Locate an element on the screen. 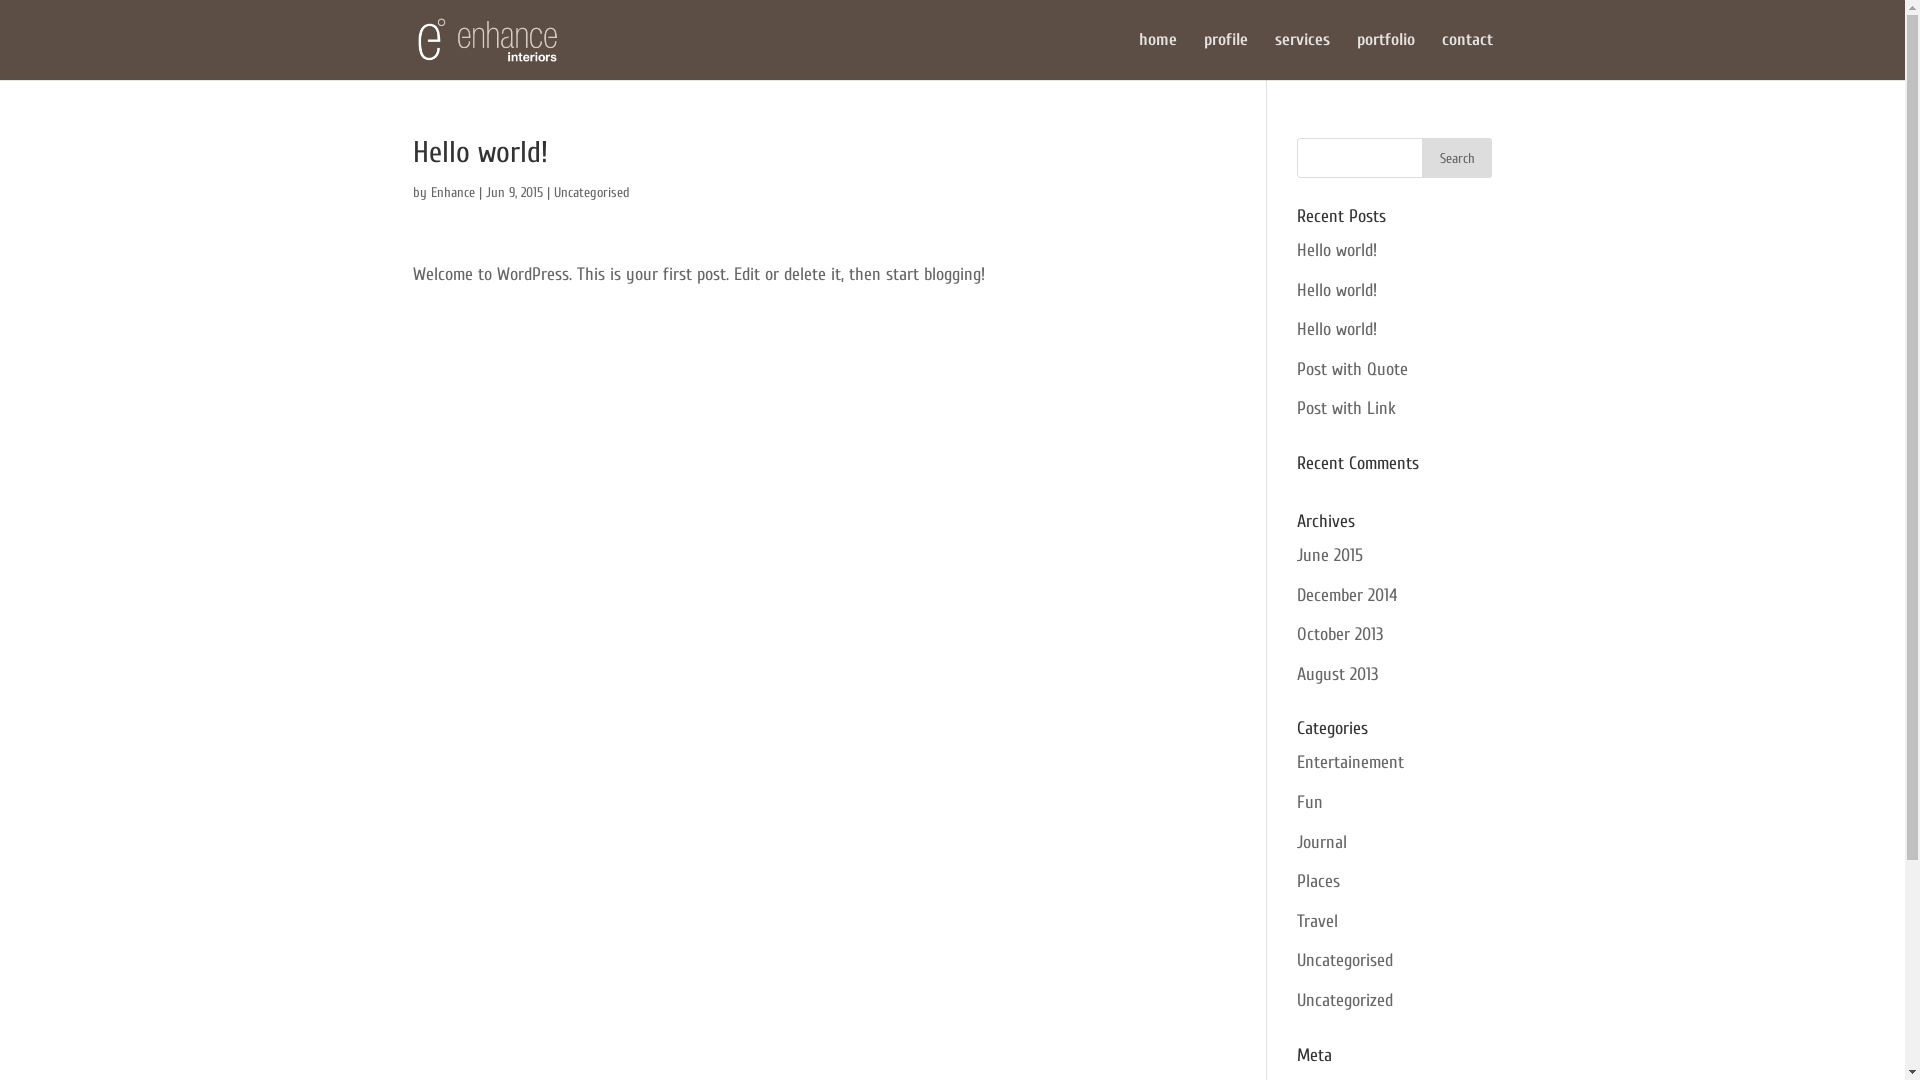 This screenshot has height=1080, width=1920. 'Hello world!' is located at coordinates (1337, 328).